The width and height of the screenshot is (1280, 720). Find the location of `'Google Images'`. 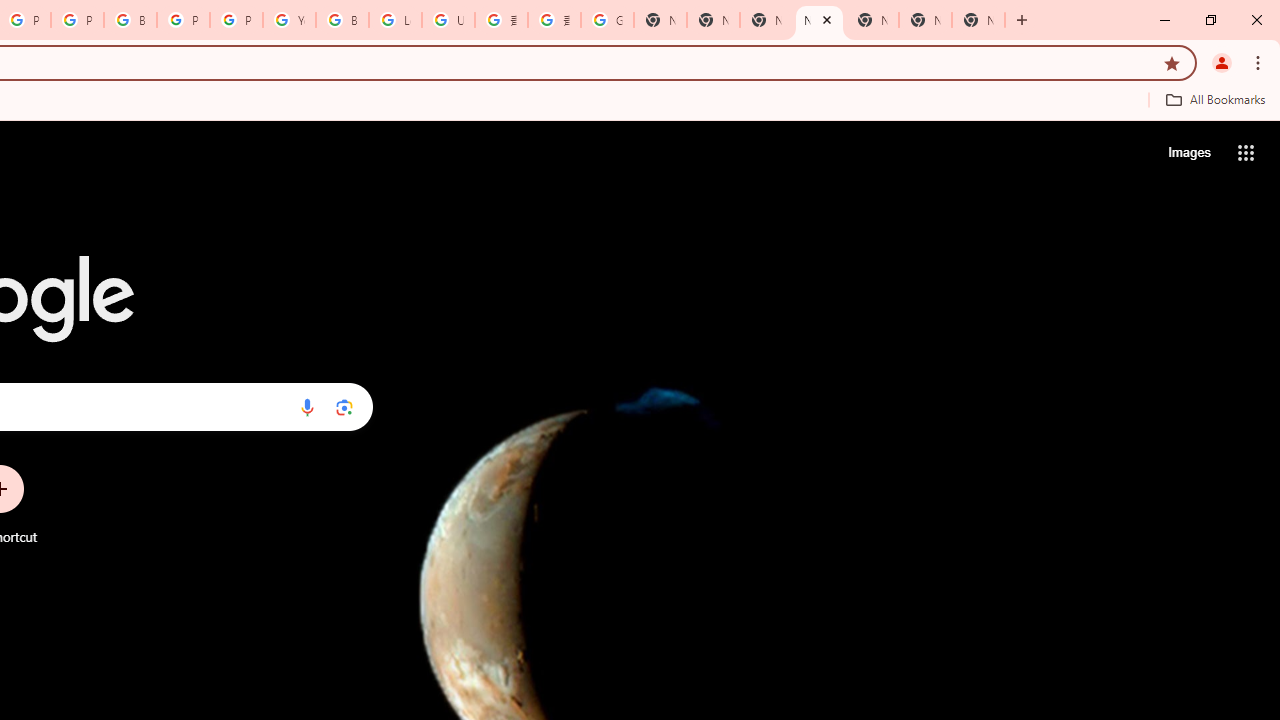

'Google Images' is located at coordinates (606, 20).